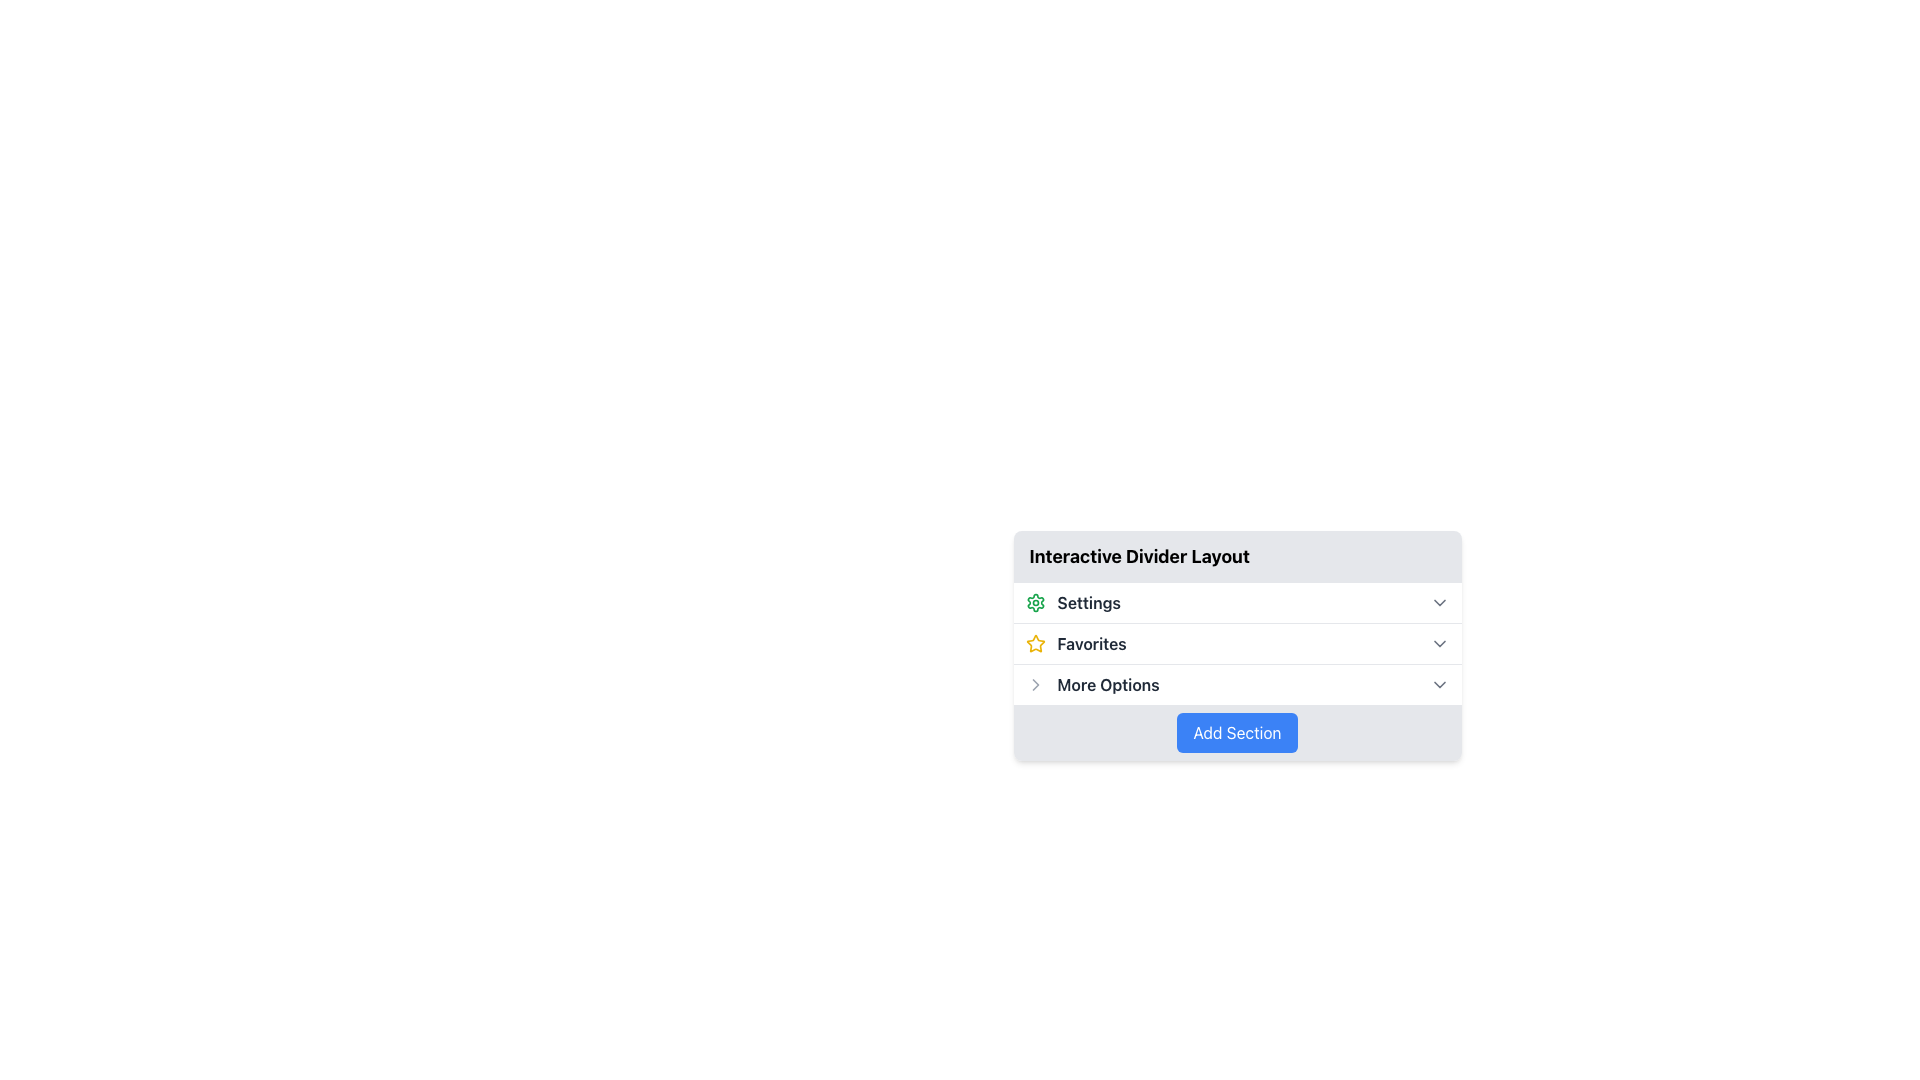 This screenshot has height=1080, width=1920. Describe the element at coordinates (1035, 643) in the screenshot. I see `the star-shaped icon representing the 'Favorites' feature, which has a distinctive yellow fill and smooth border, located to the left of the 'Favorites' label` at that location.